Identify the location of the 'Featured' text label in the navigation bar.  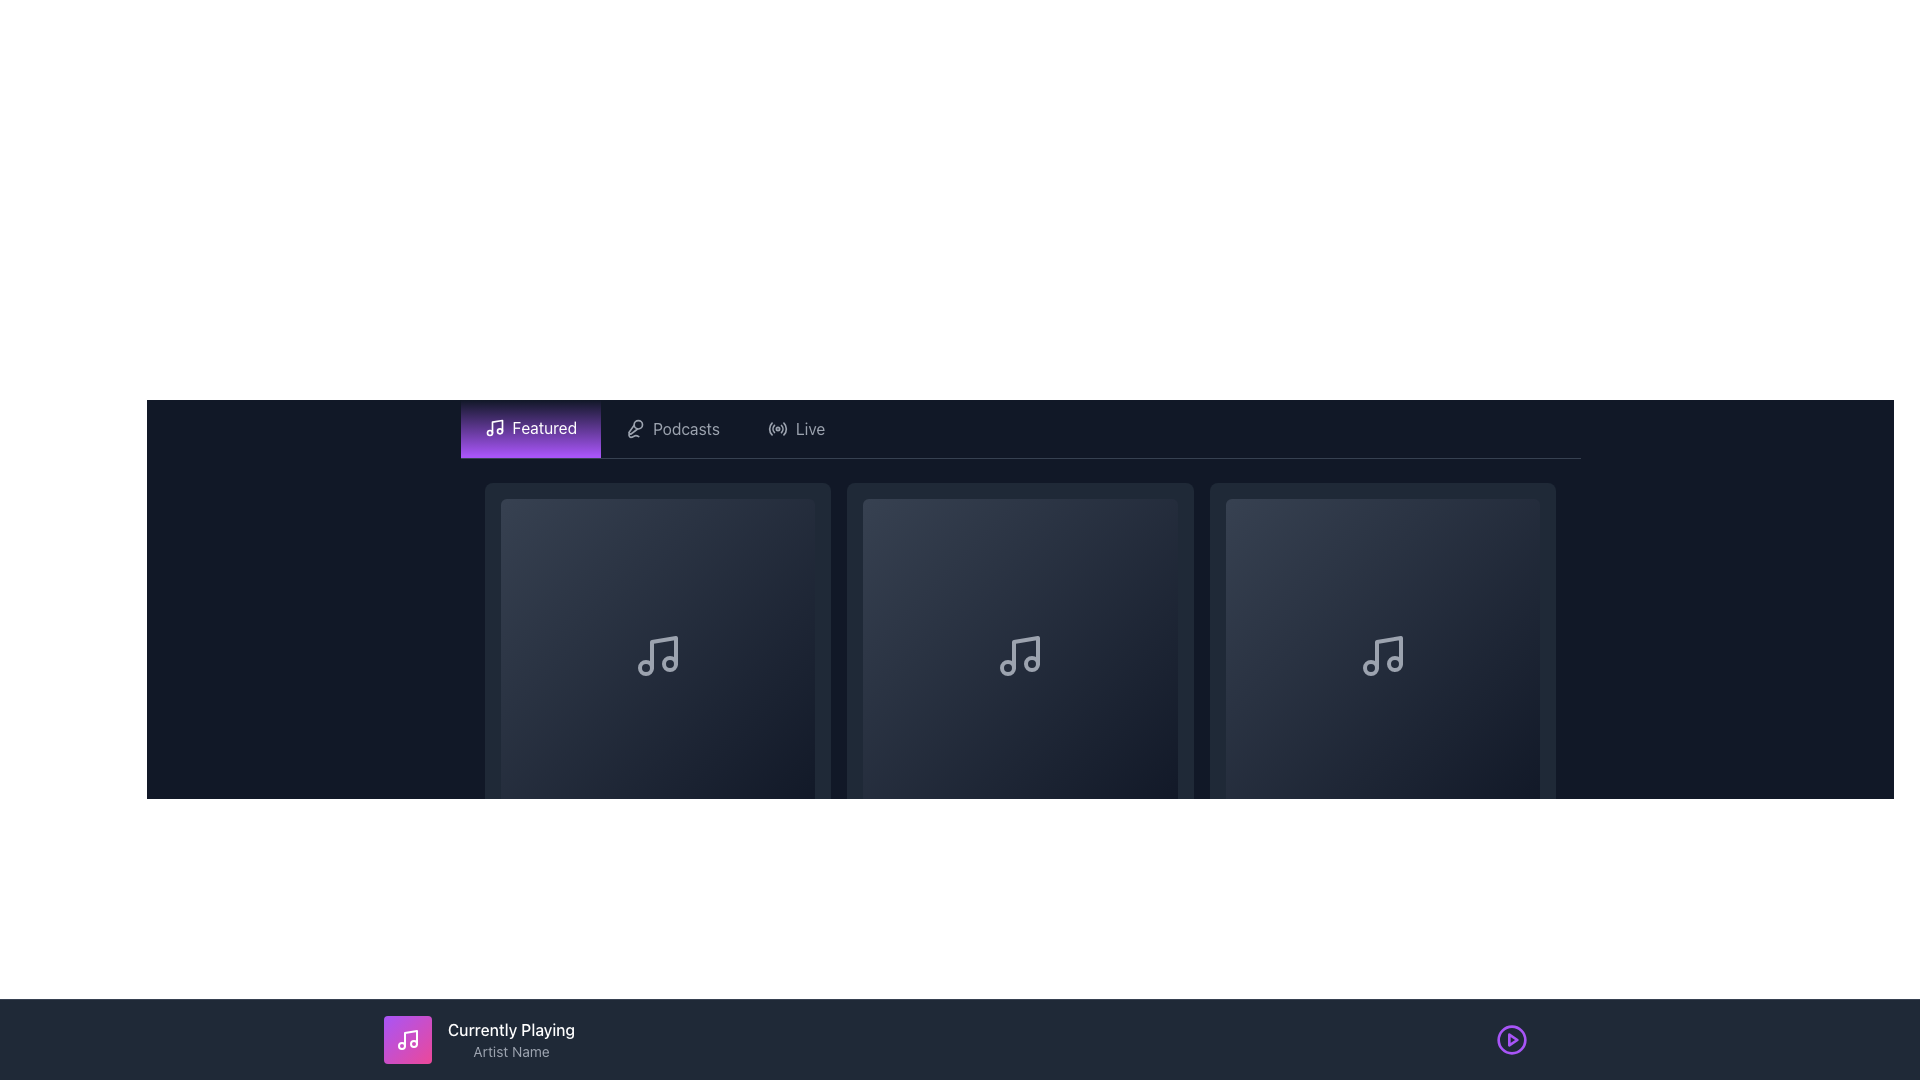
(544, 427).